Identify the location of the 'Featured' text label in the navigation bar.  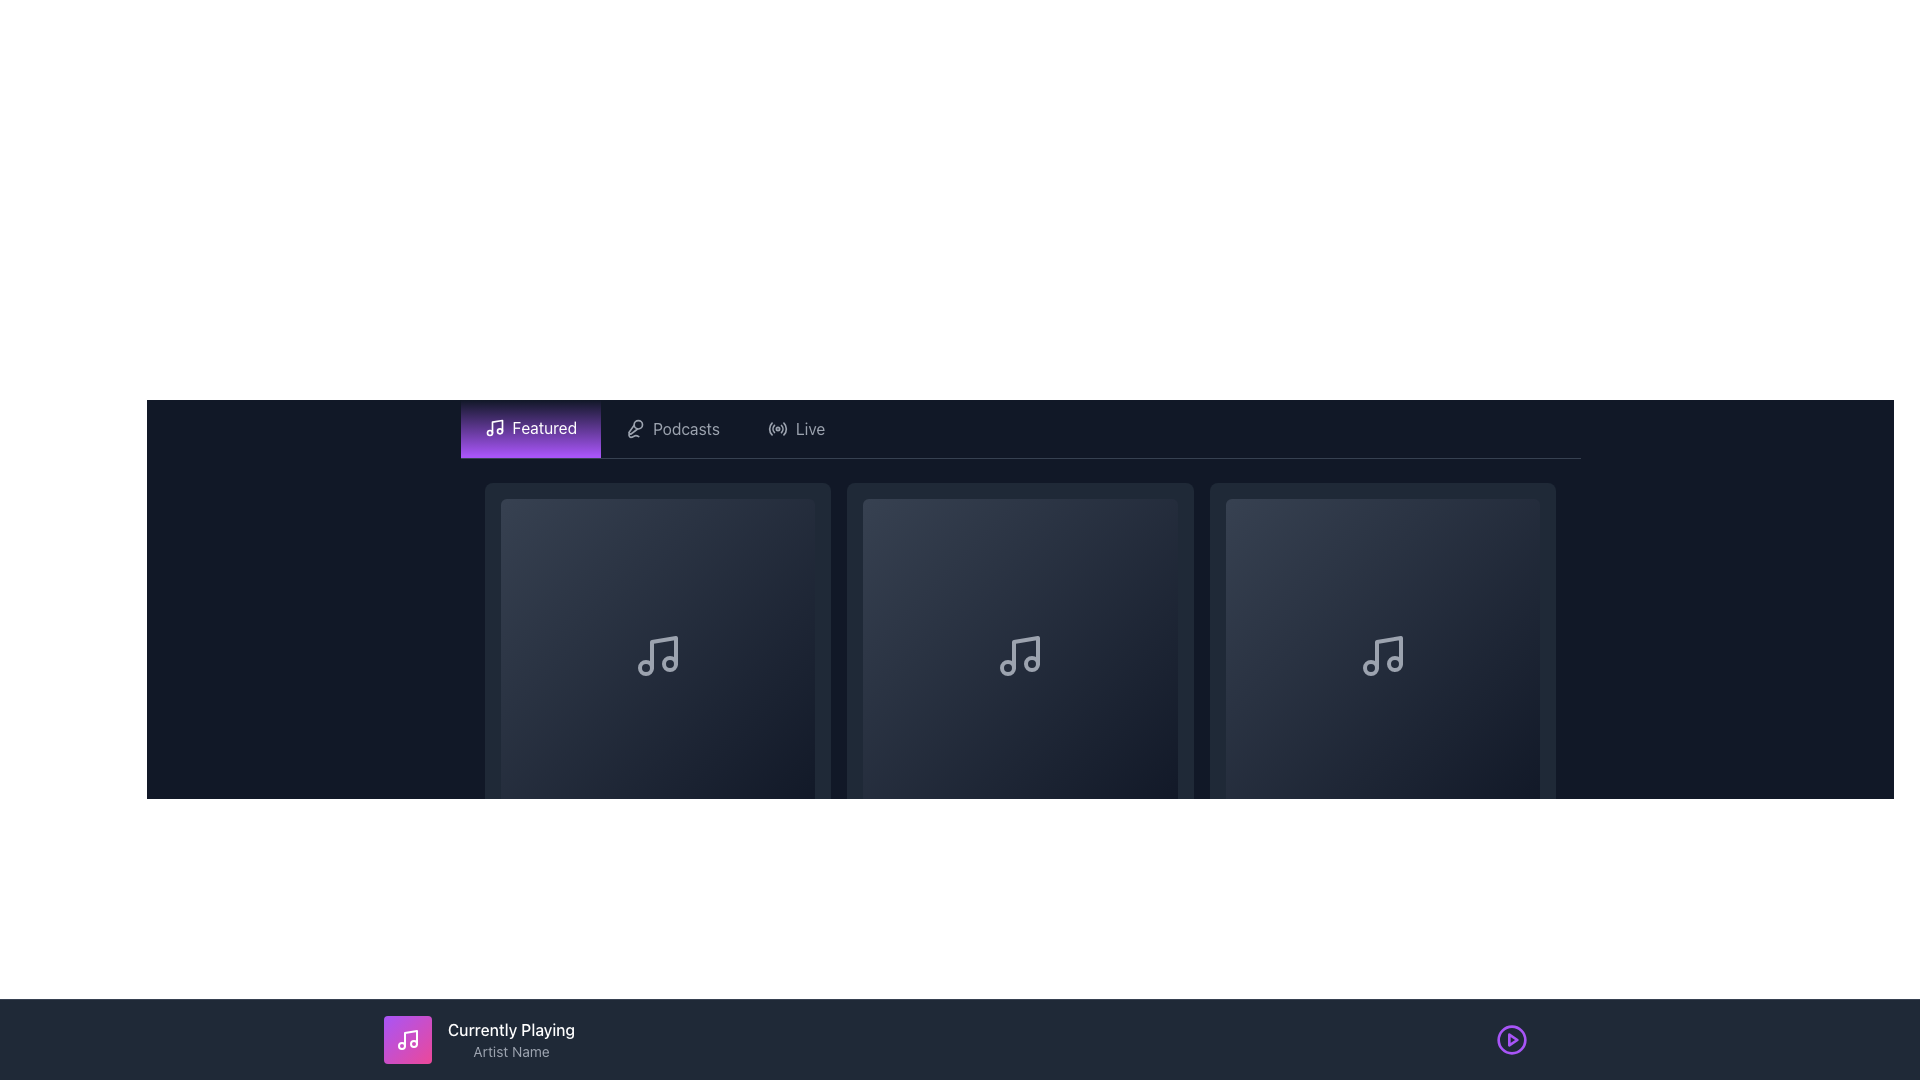
(544, 427).